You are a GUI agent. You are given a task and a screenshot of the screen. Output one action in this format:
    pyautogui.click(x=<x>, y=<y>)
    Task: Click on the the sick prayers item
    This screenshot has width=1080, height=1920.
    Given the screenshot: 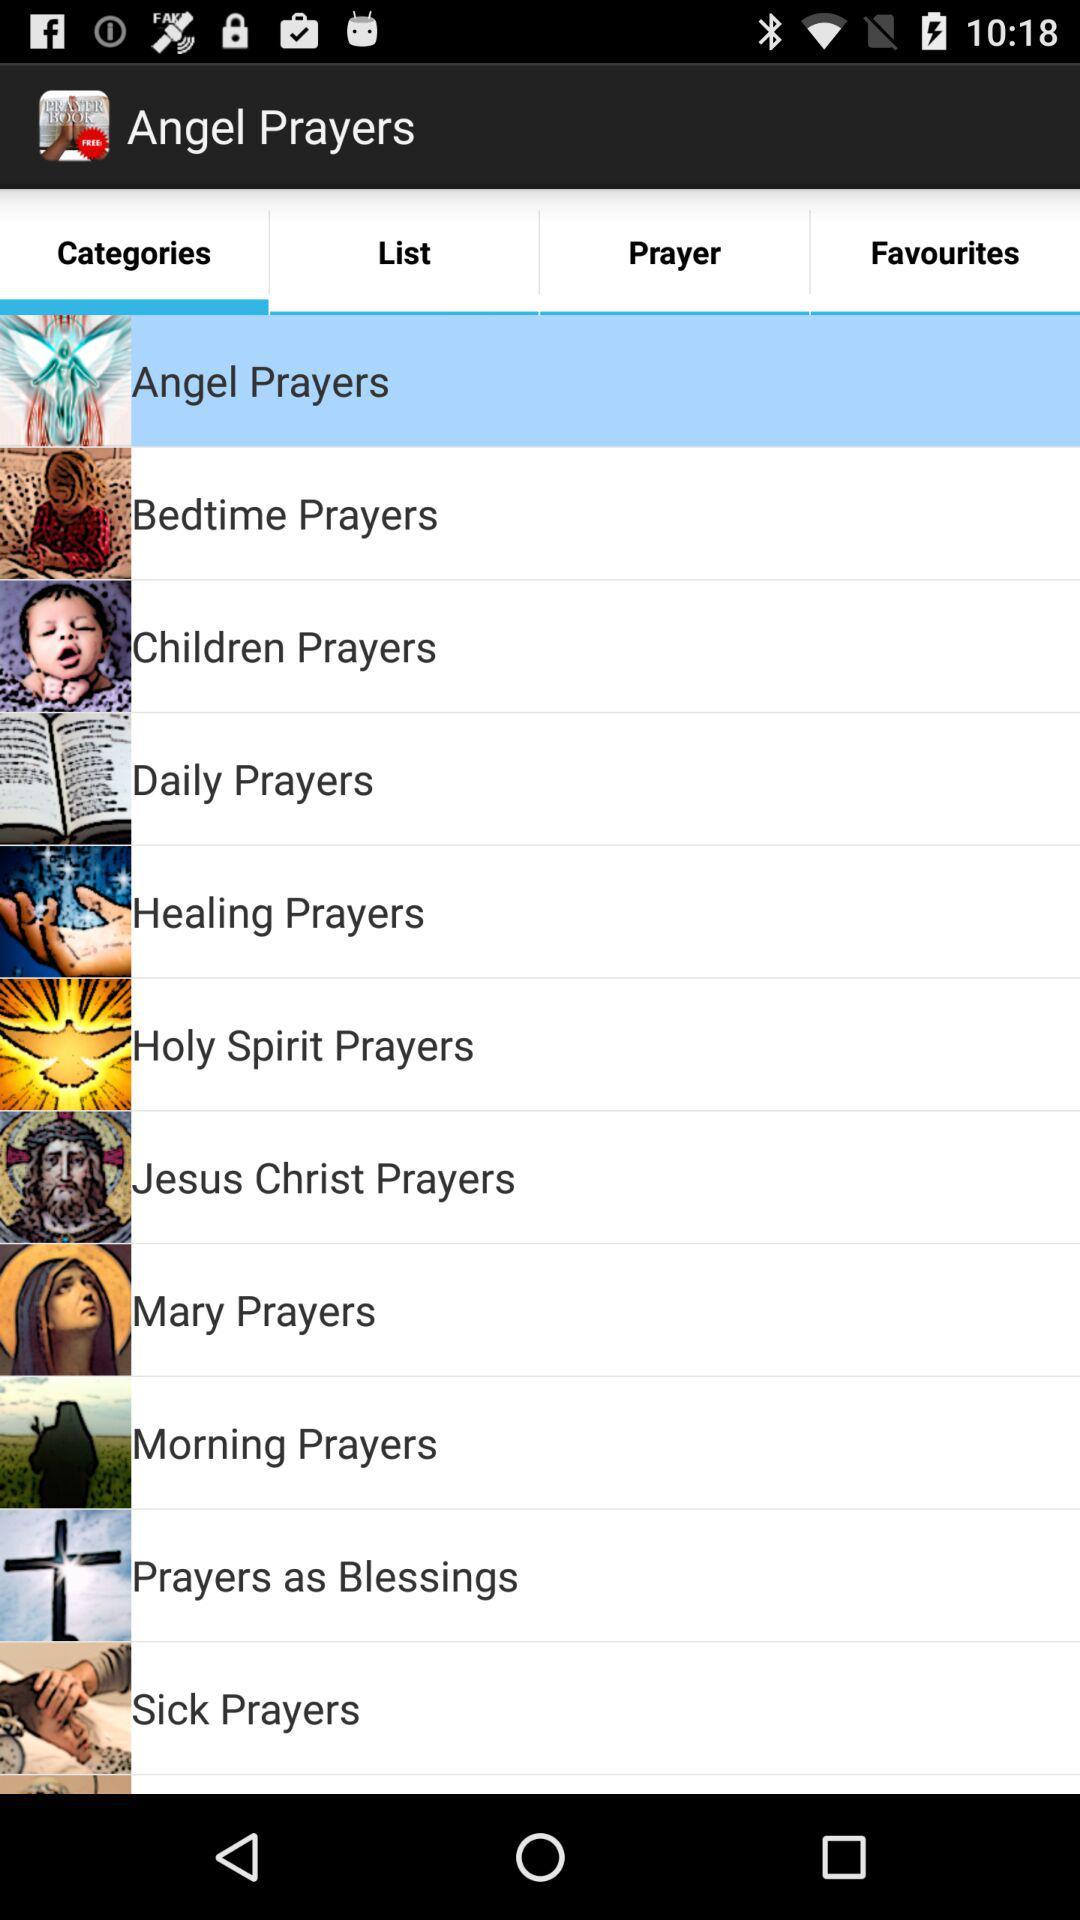 What is the action you would take?
    pyautogui.click(x=245, y=1706)
    